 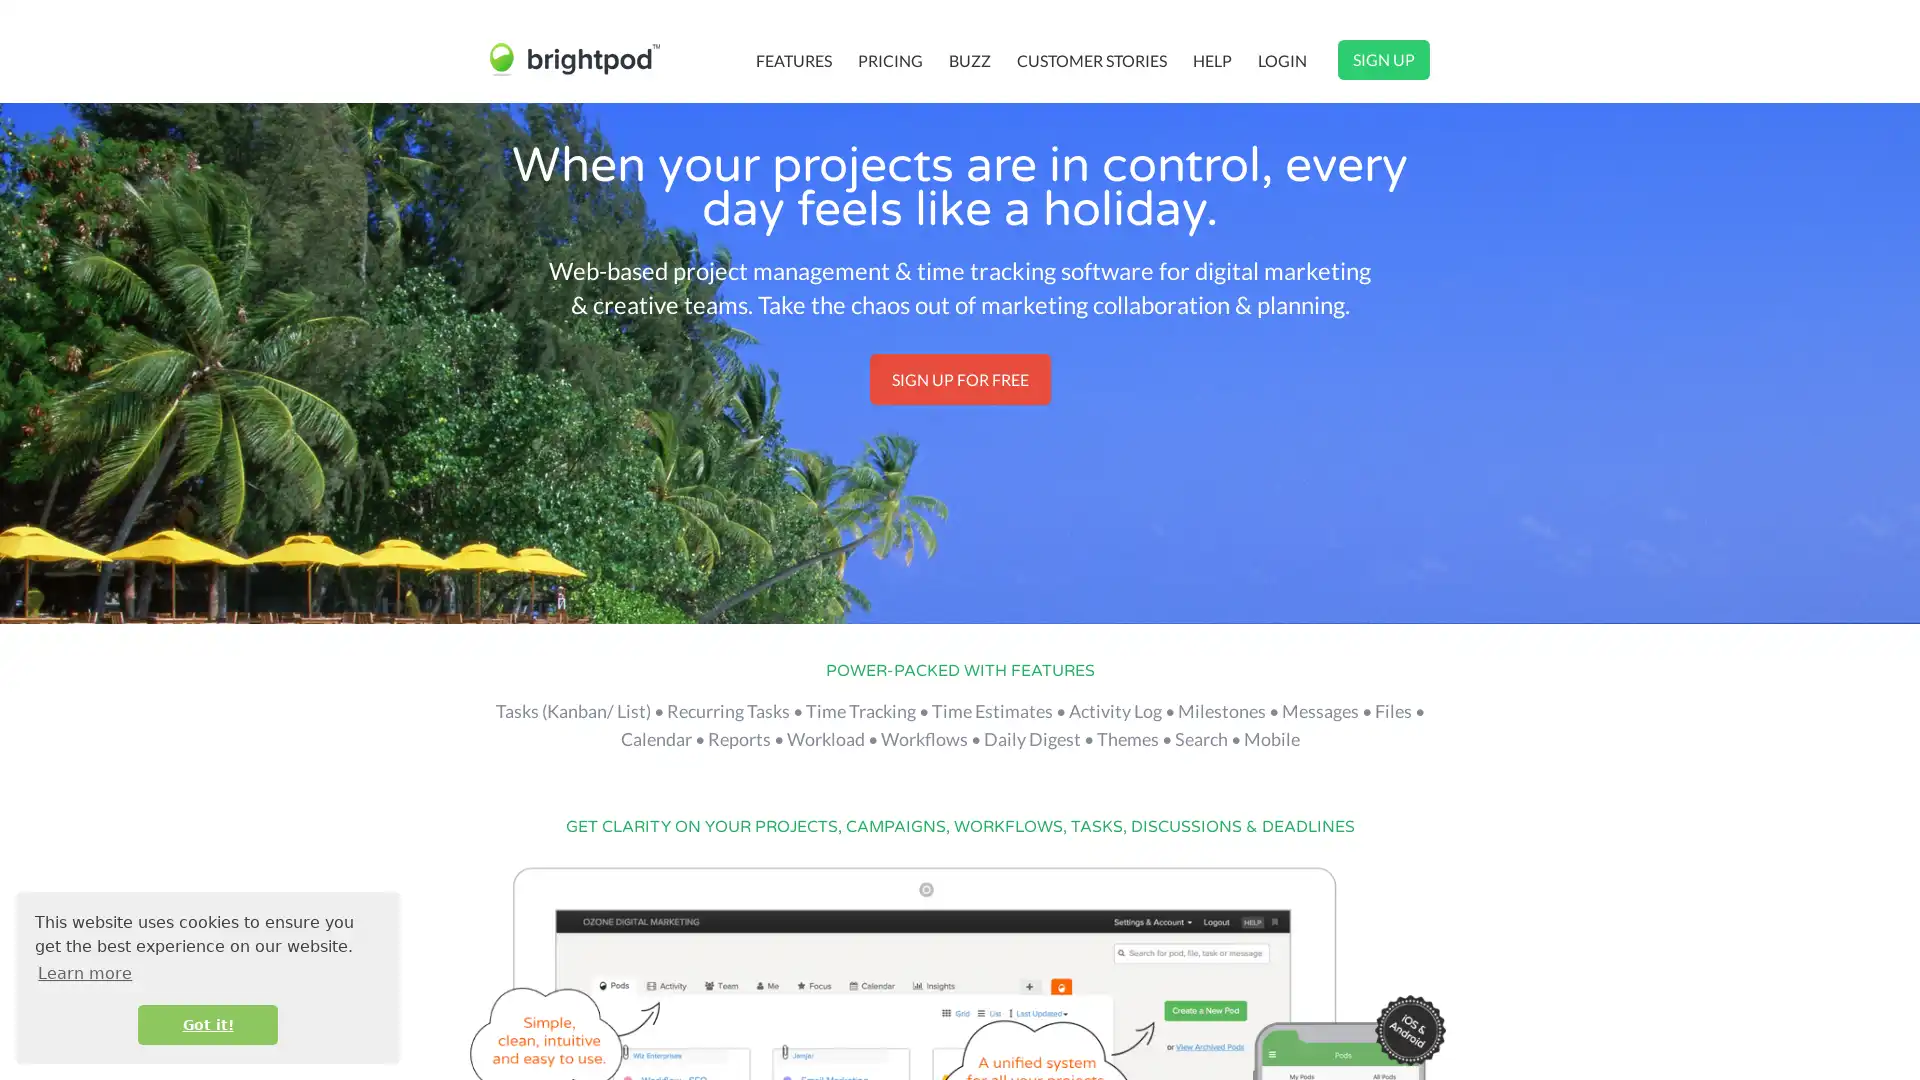 I want to click on learn more about cookies, so click(x=84, y=972).